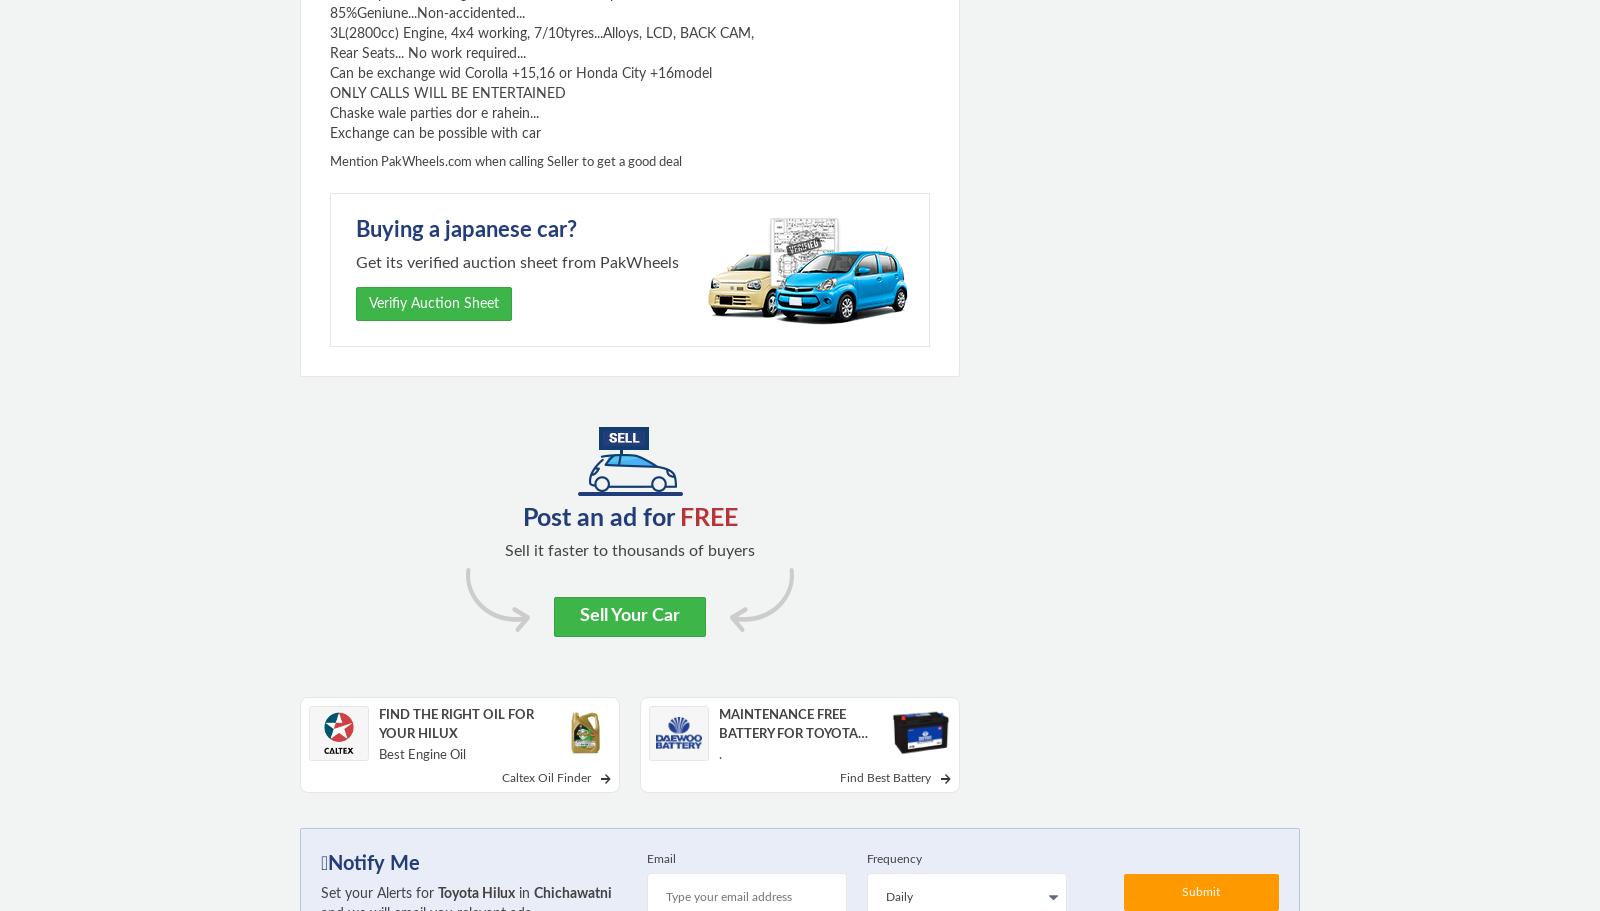 This screenshot has width=1600, height=911. Describe the element at coordinates (629, 549) in the screenshot. I see `'Sell it faster to thousands of buyers'` at that location.